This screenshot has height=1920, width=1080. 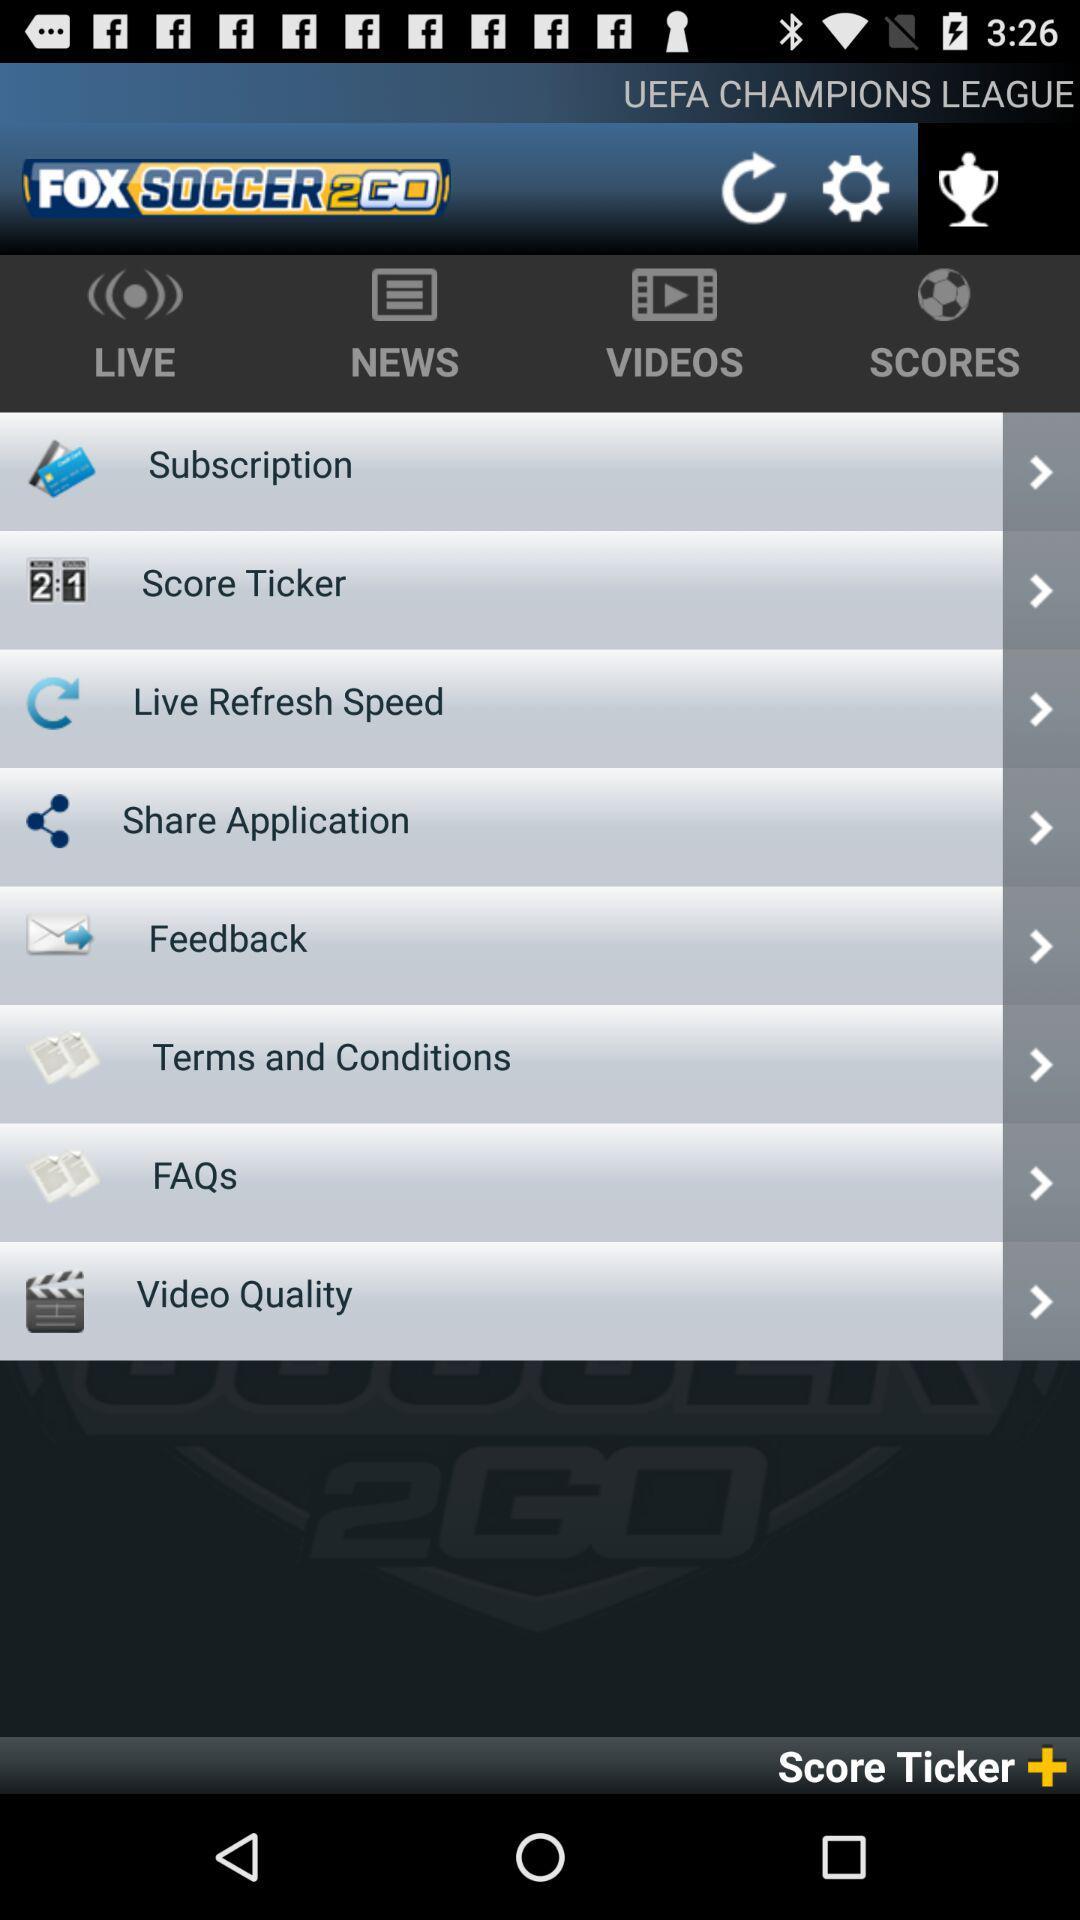 I want to click on item below feedback, so click(x=330, y=1055).